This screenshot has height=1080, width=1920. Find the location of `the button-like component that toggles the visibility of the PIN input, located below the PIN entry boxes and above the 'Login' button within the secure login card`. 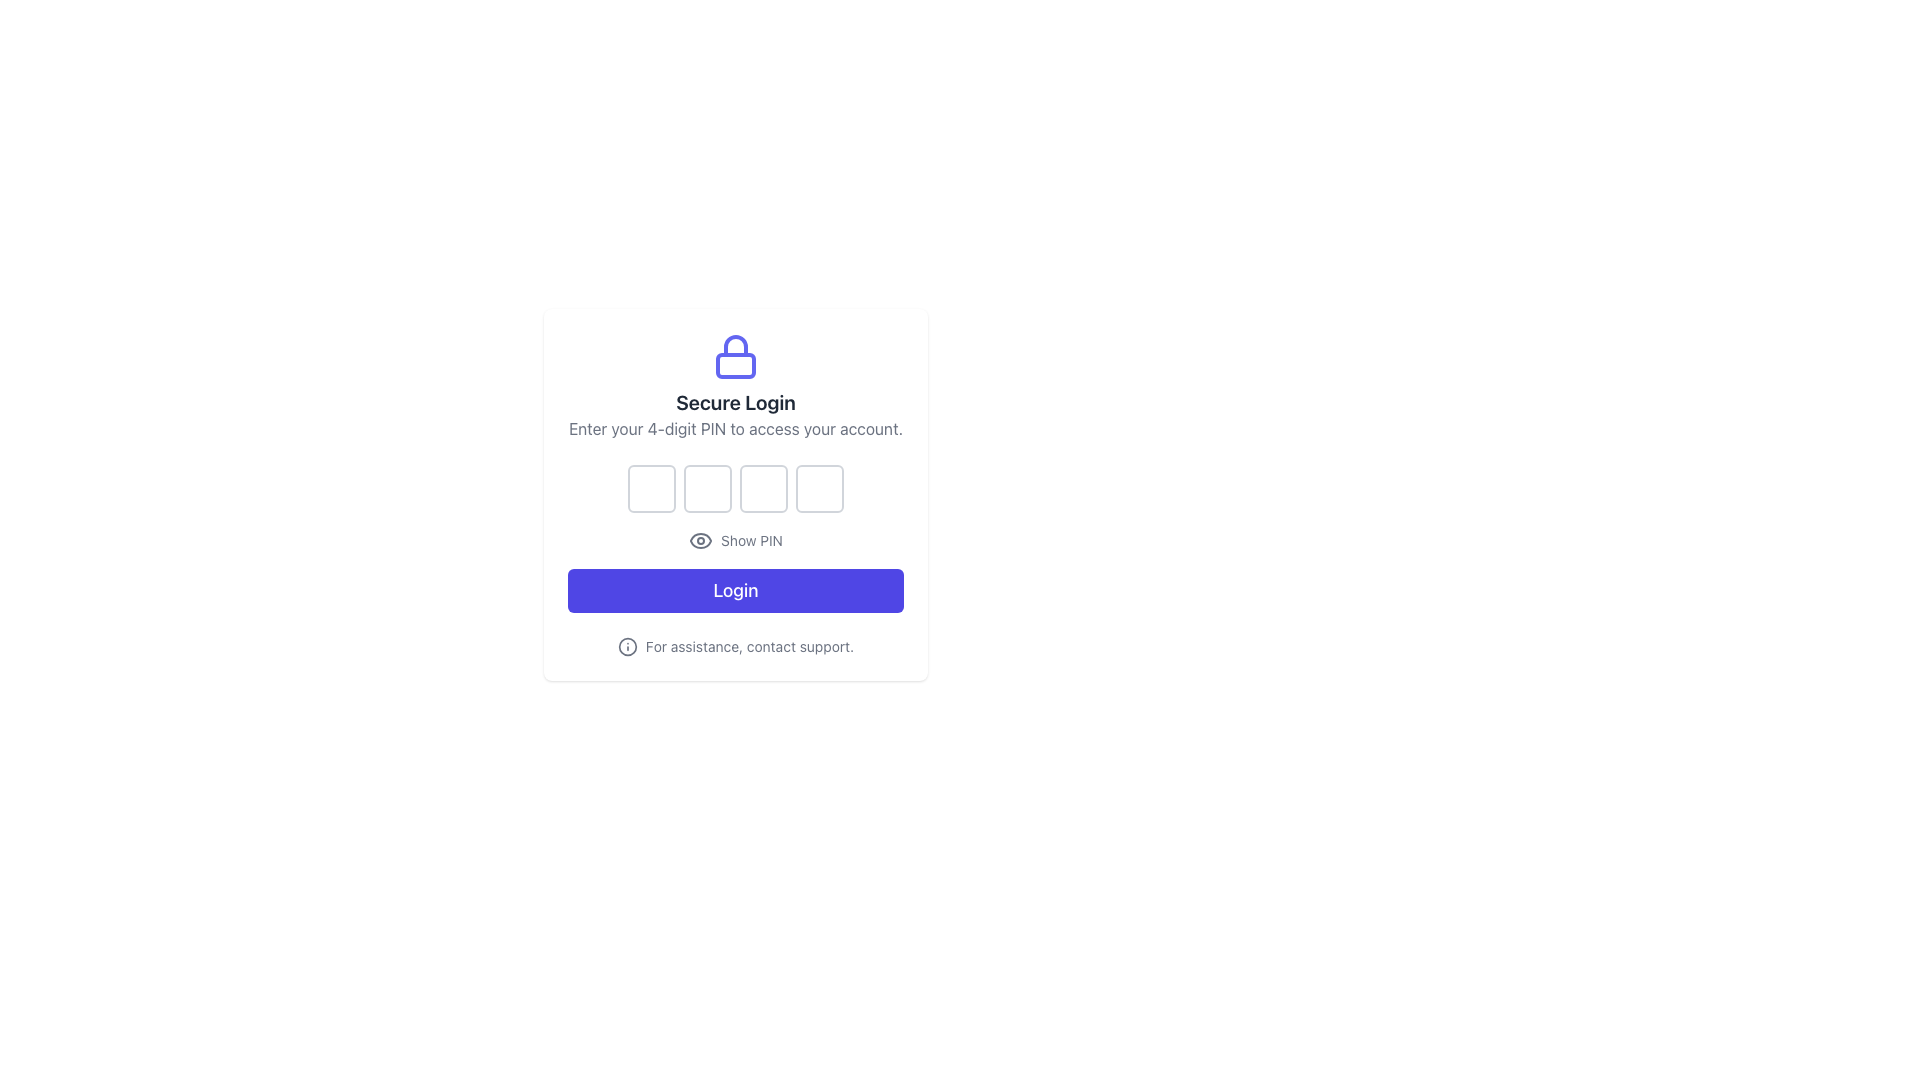

the button-like component that toggles the visibility of the PIN input, located below the PIN entry boxes and above the 'Login' button within the secure login card is located at coordinates (734, 540).